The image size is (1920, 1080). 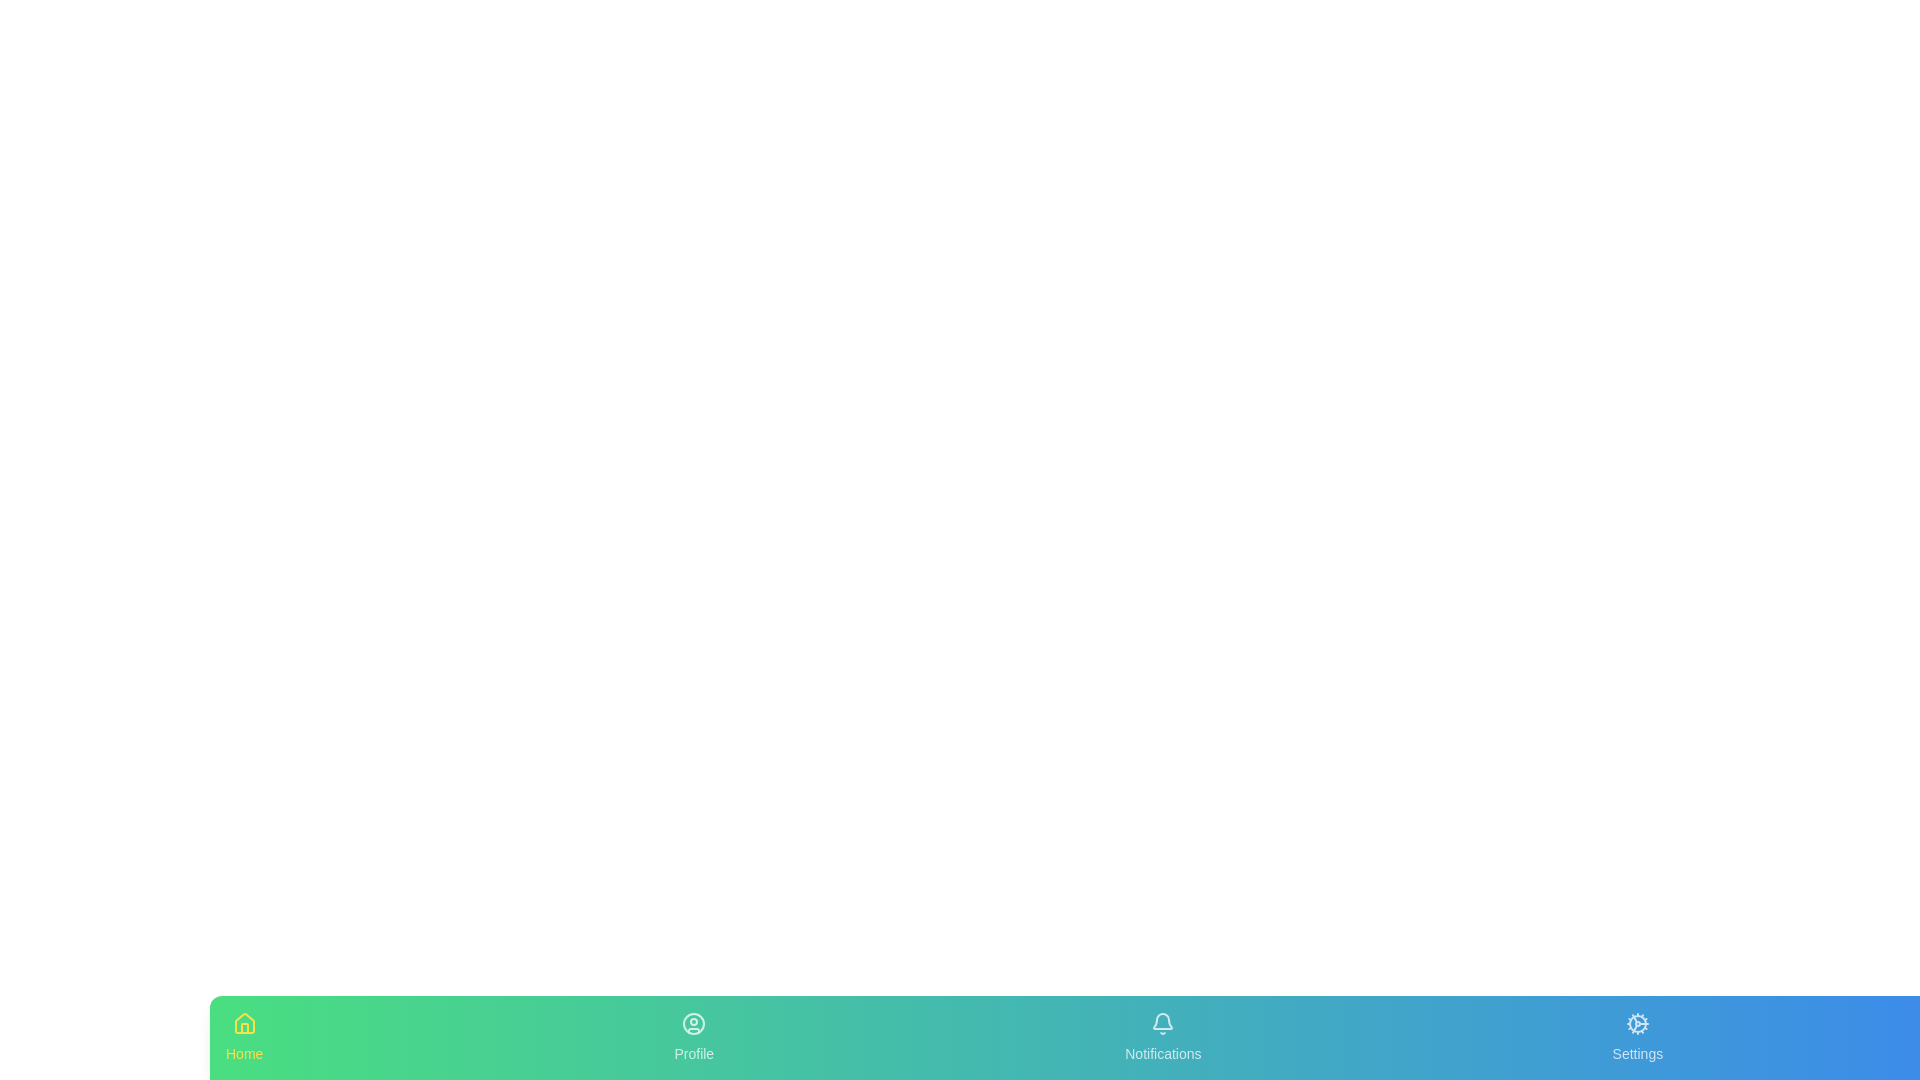 What do you see at coordinates (1636, 1036) in the screenshot?
I see `the Settings tab in the bottom navigation` at bounding box center [1636, 1036].